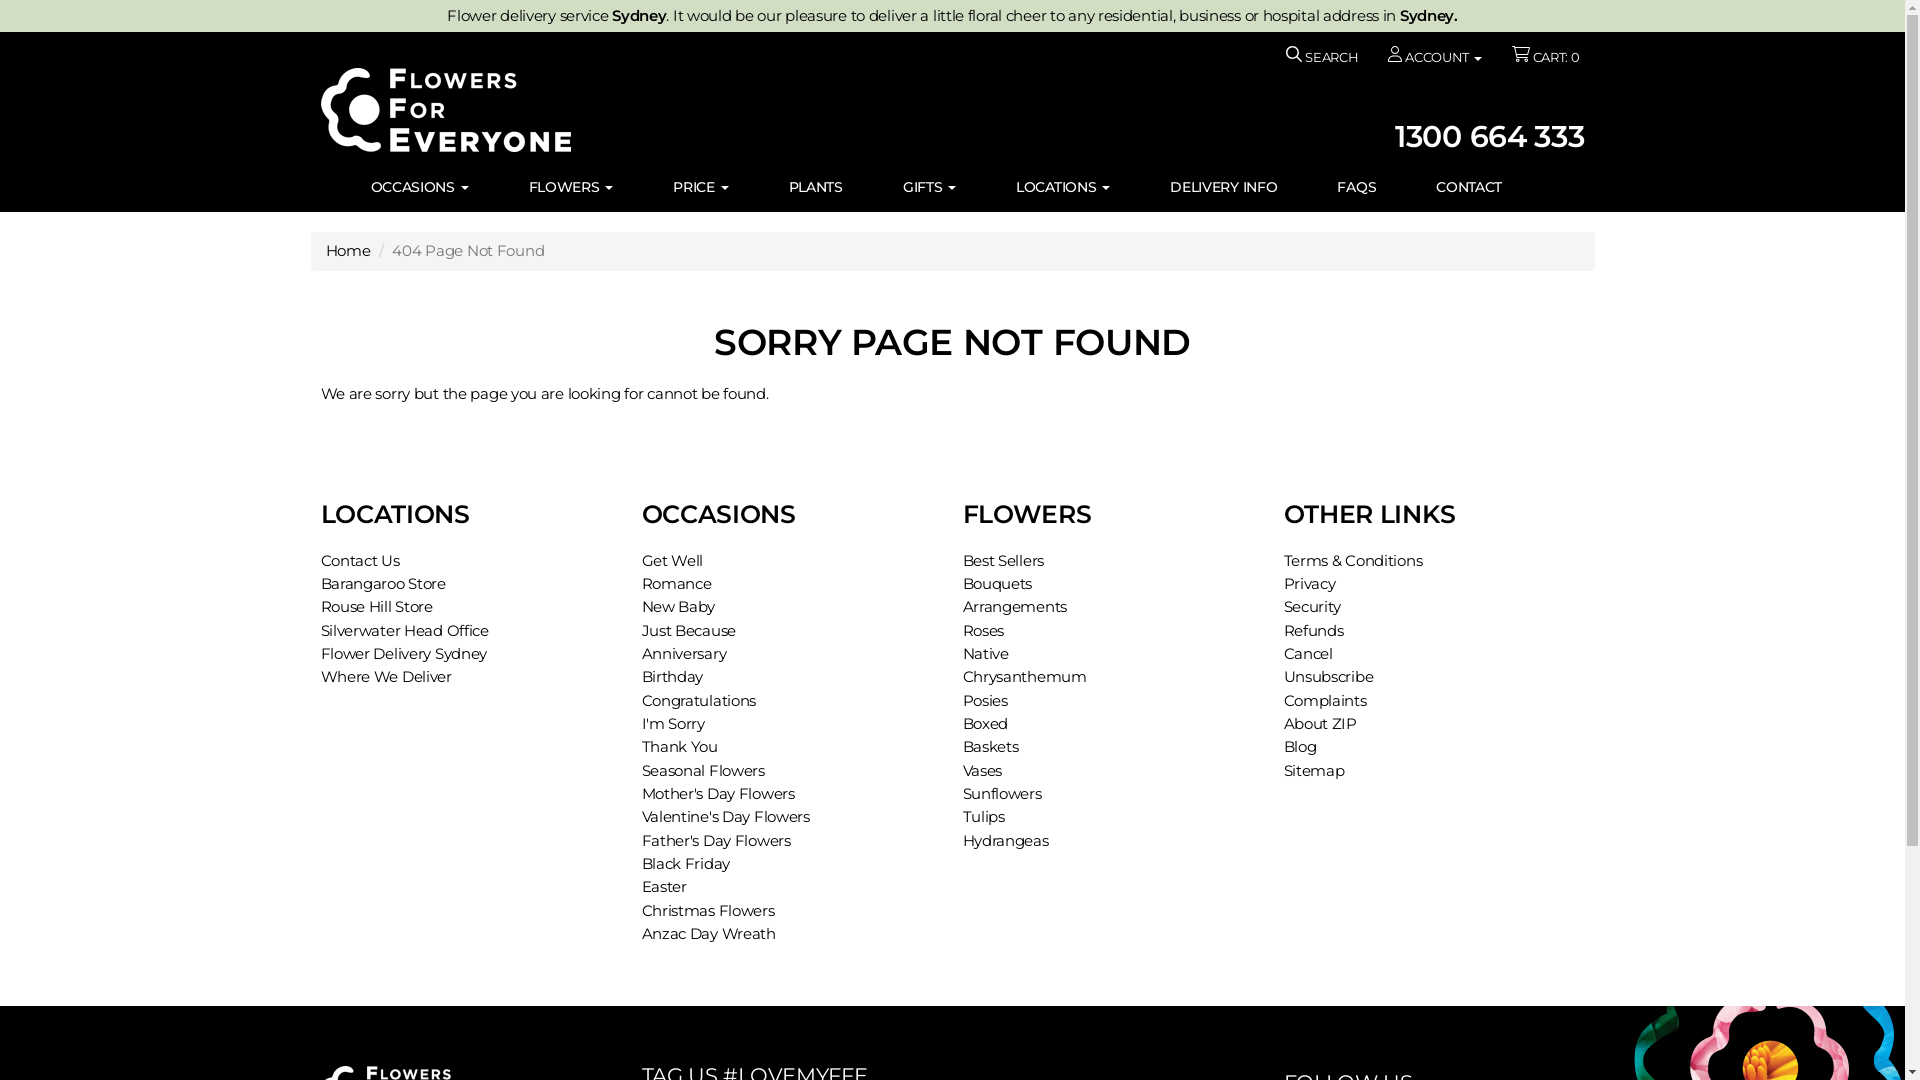 The width and height of the screenshot is (1920, 1080). Describe the element at coordinates (382, 583) in the screenshot. I see `'Barangaroo Store'` at that location.